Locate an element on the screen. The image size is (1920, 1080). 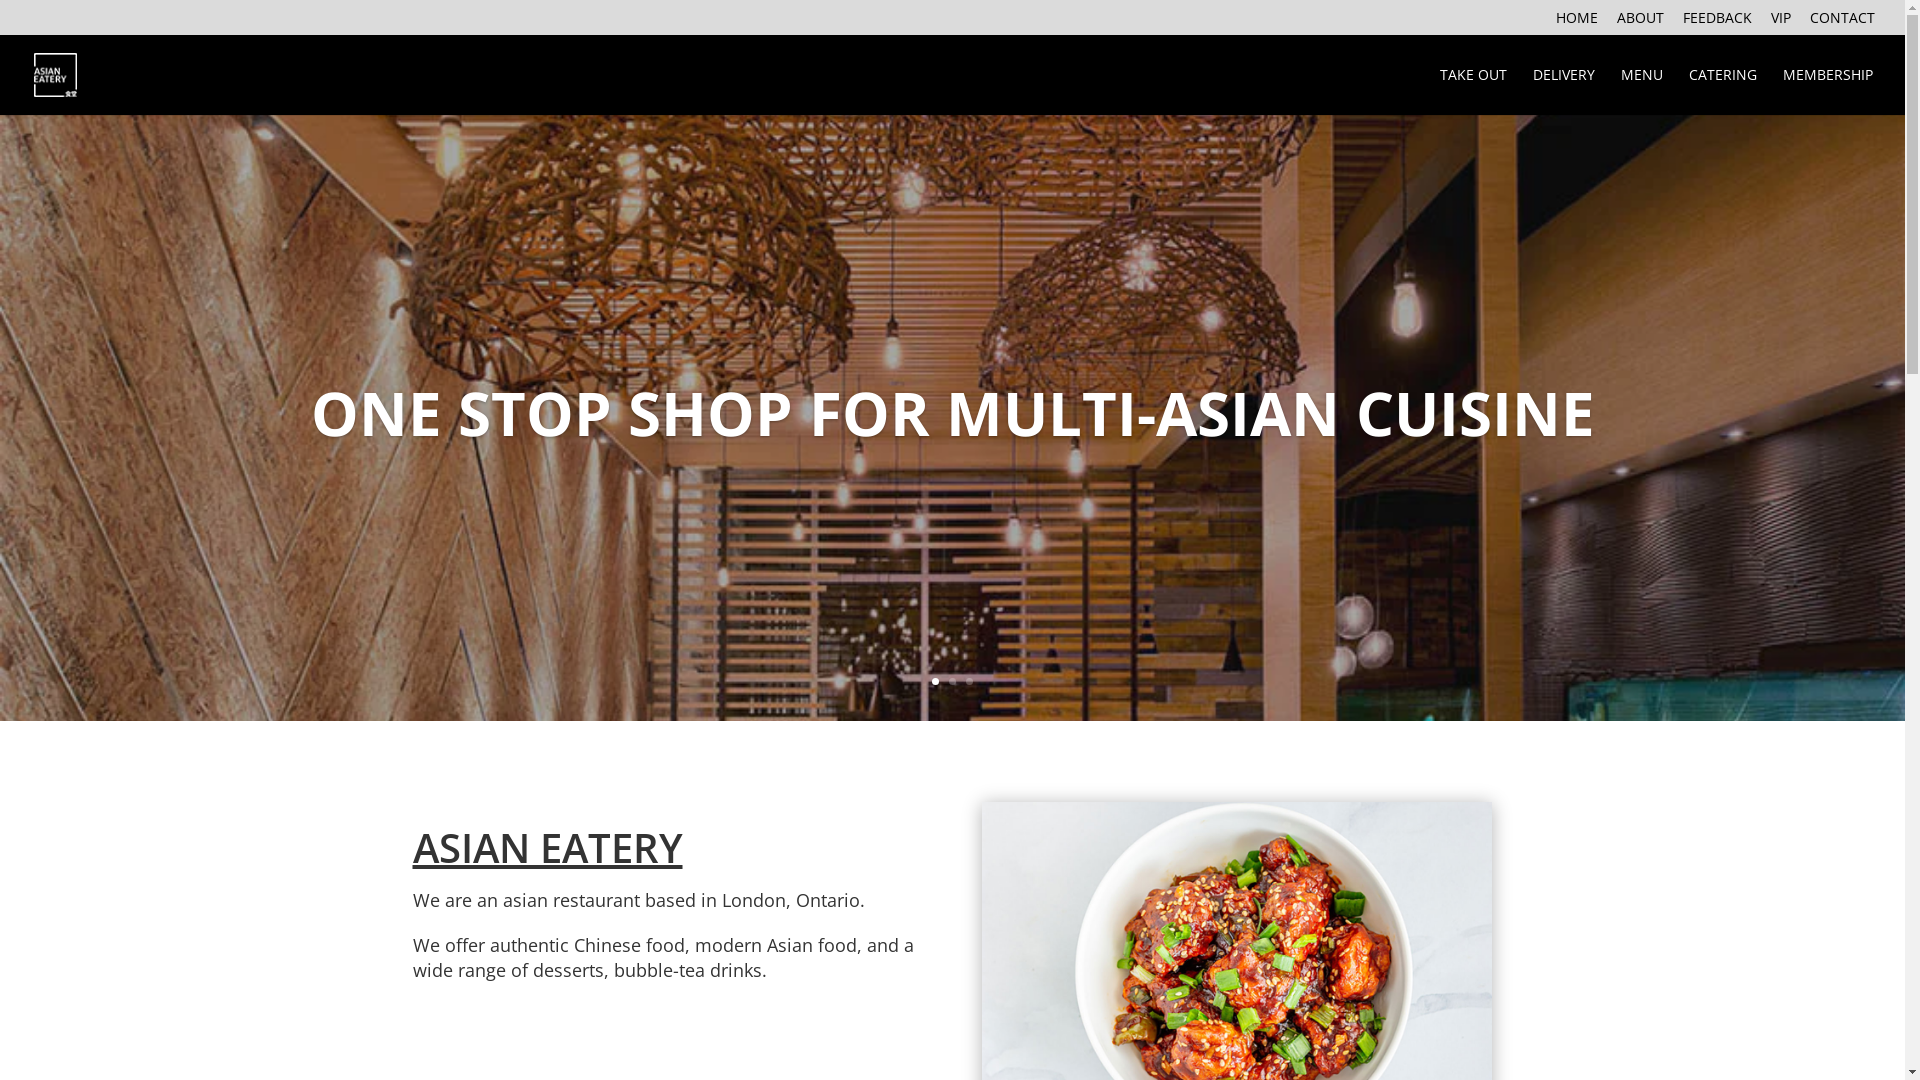
'MENU' is located at coordinates (1621, 91).